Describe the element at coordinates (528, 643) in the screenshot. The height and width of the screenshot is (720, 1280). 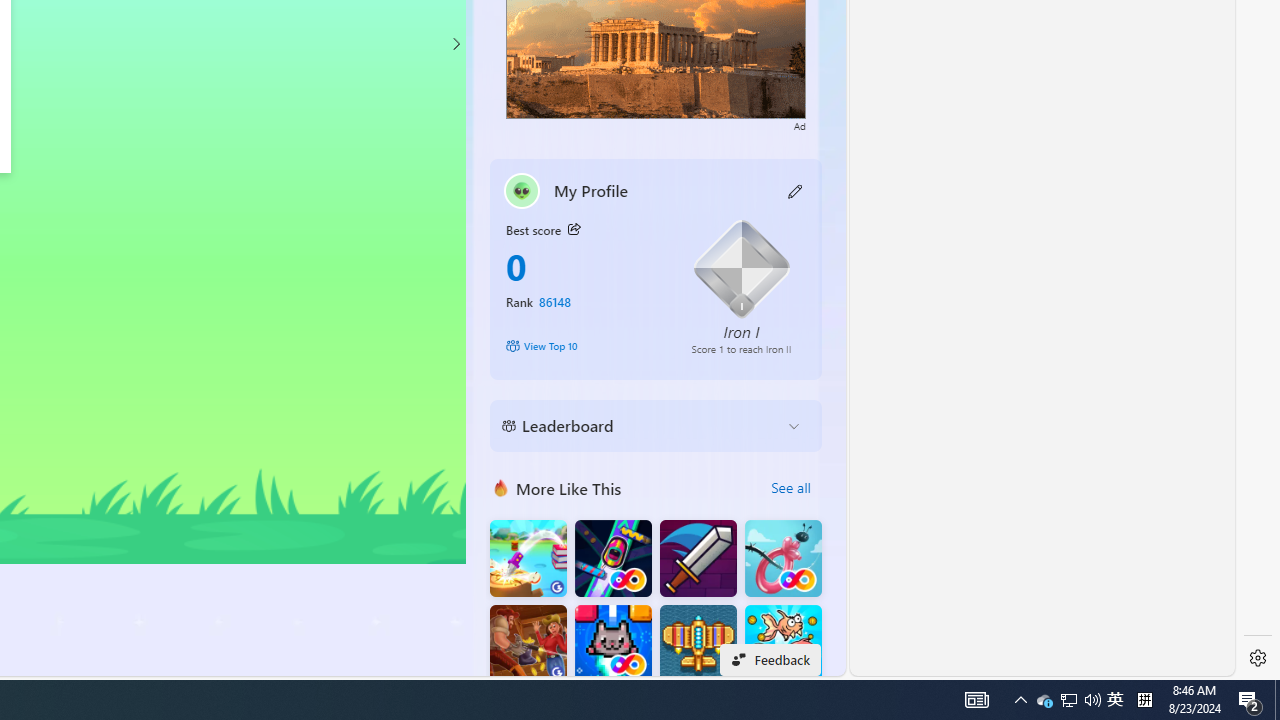
I see `'Saloon Robbery'` at that location.